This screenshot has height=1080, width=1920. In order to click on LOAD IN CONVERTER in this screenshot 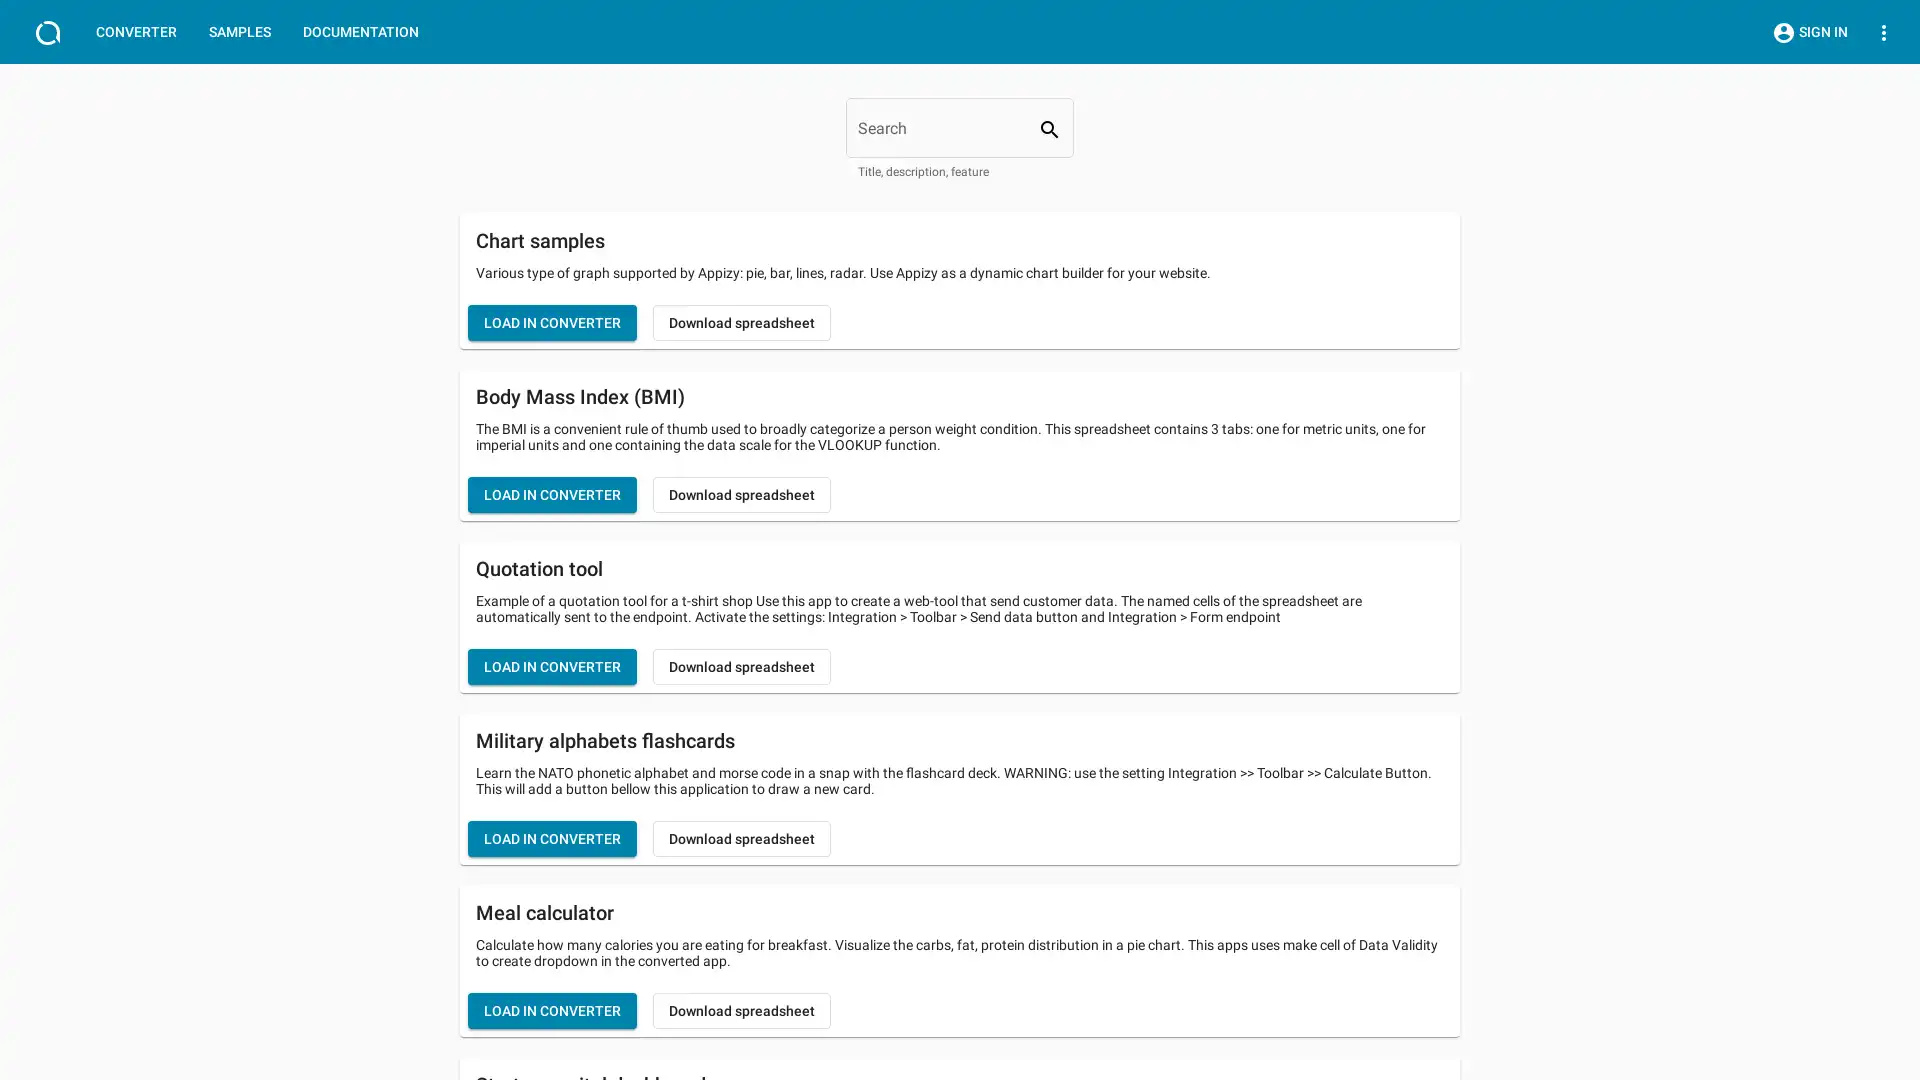, I will do `click(552, 322)`.